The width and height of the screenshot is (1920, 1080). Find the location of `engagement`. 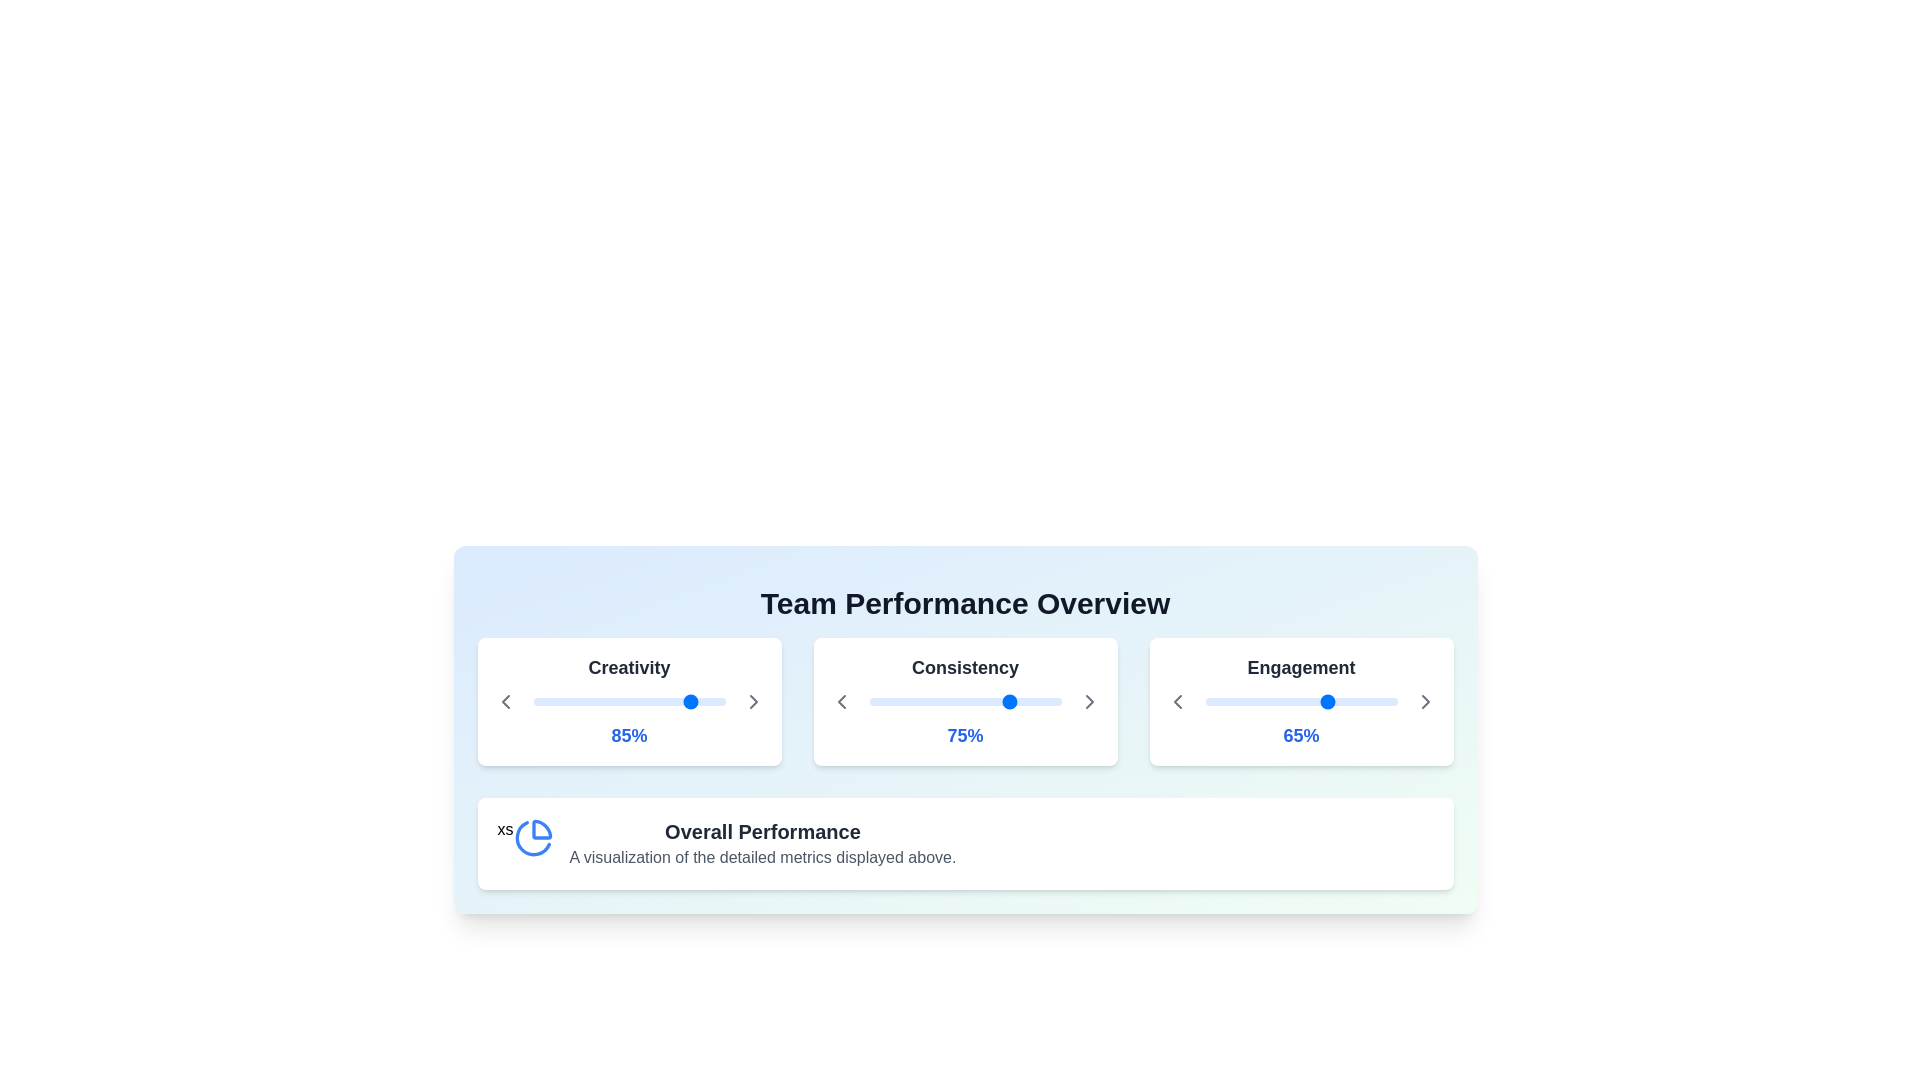

engagement is located at coordinates (1394, 701).